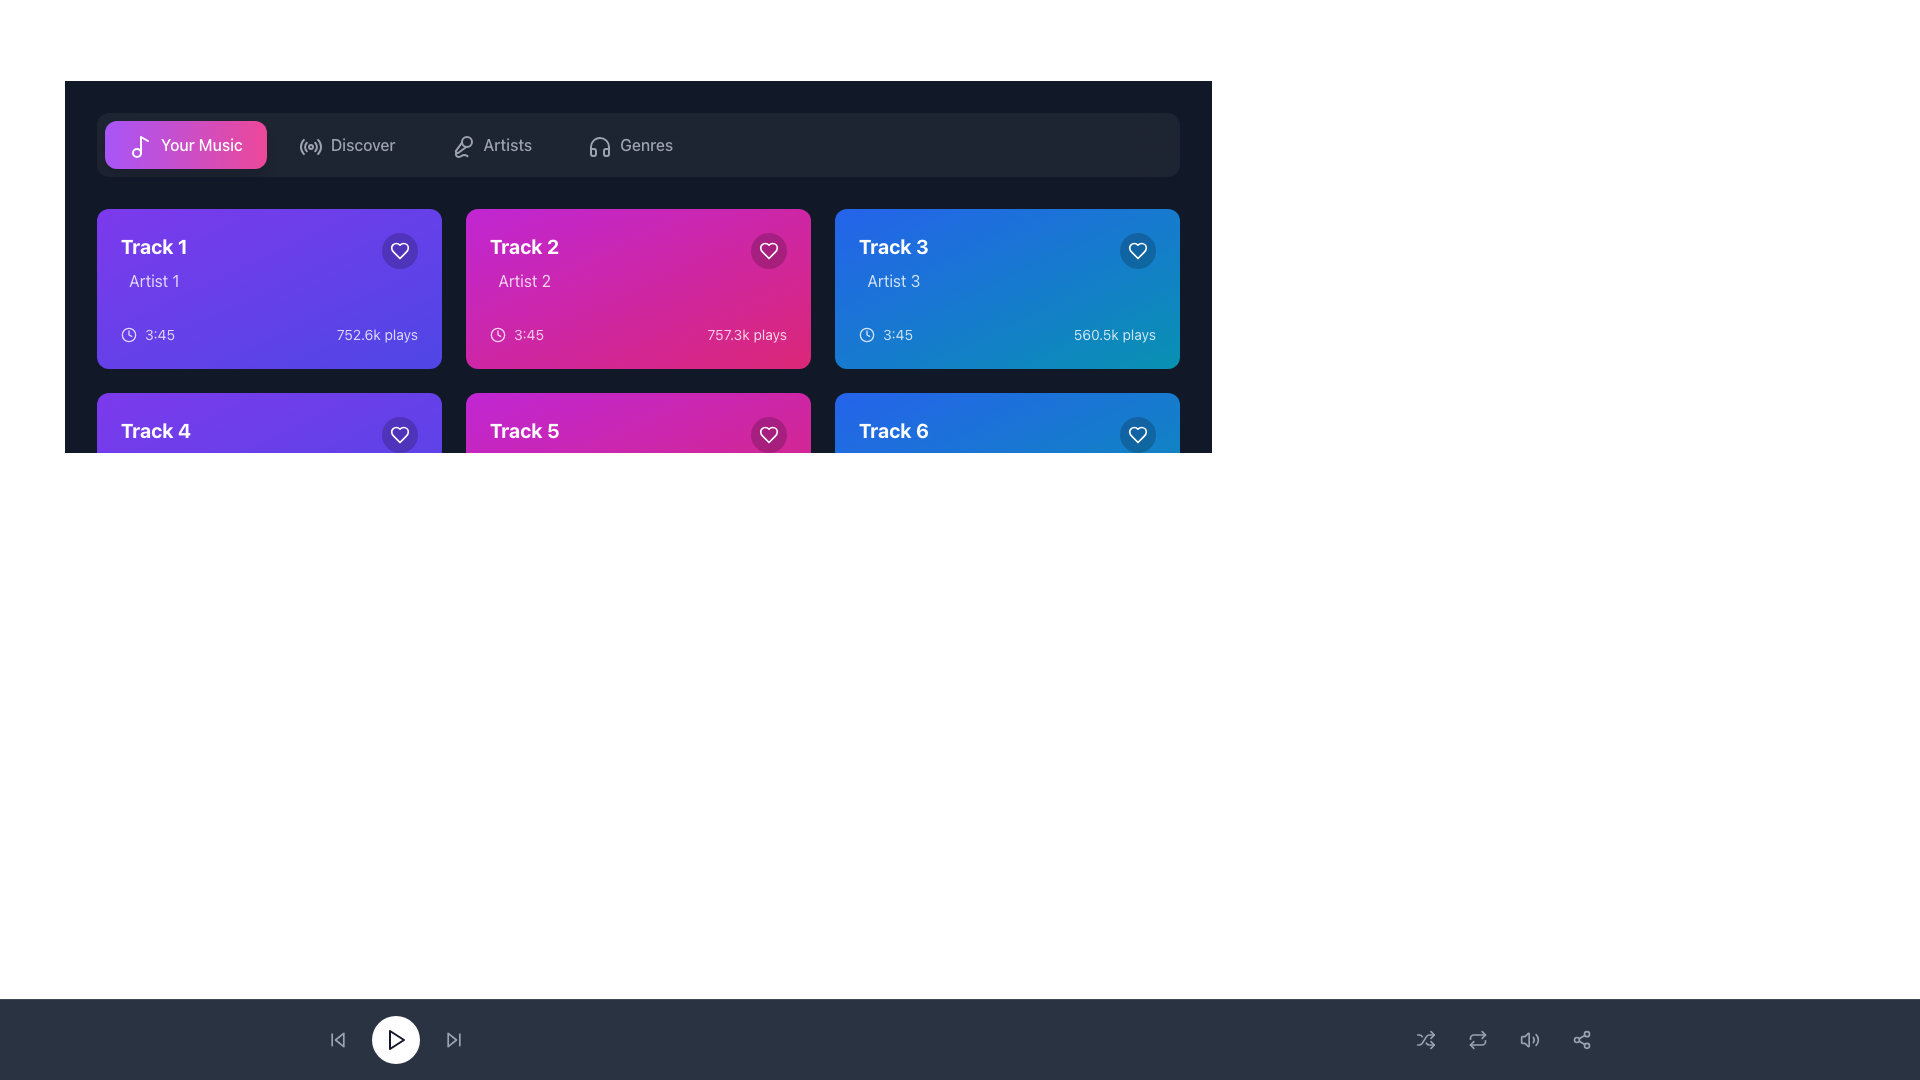 The width and height of the screenshot is (1920, 1080). Describe the element at coordinates (139, 145) in the screenshot. I see `the 'Your Music' button in the navigation bar, which contains a music note icon on the left side of the button text` at that location.